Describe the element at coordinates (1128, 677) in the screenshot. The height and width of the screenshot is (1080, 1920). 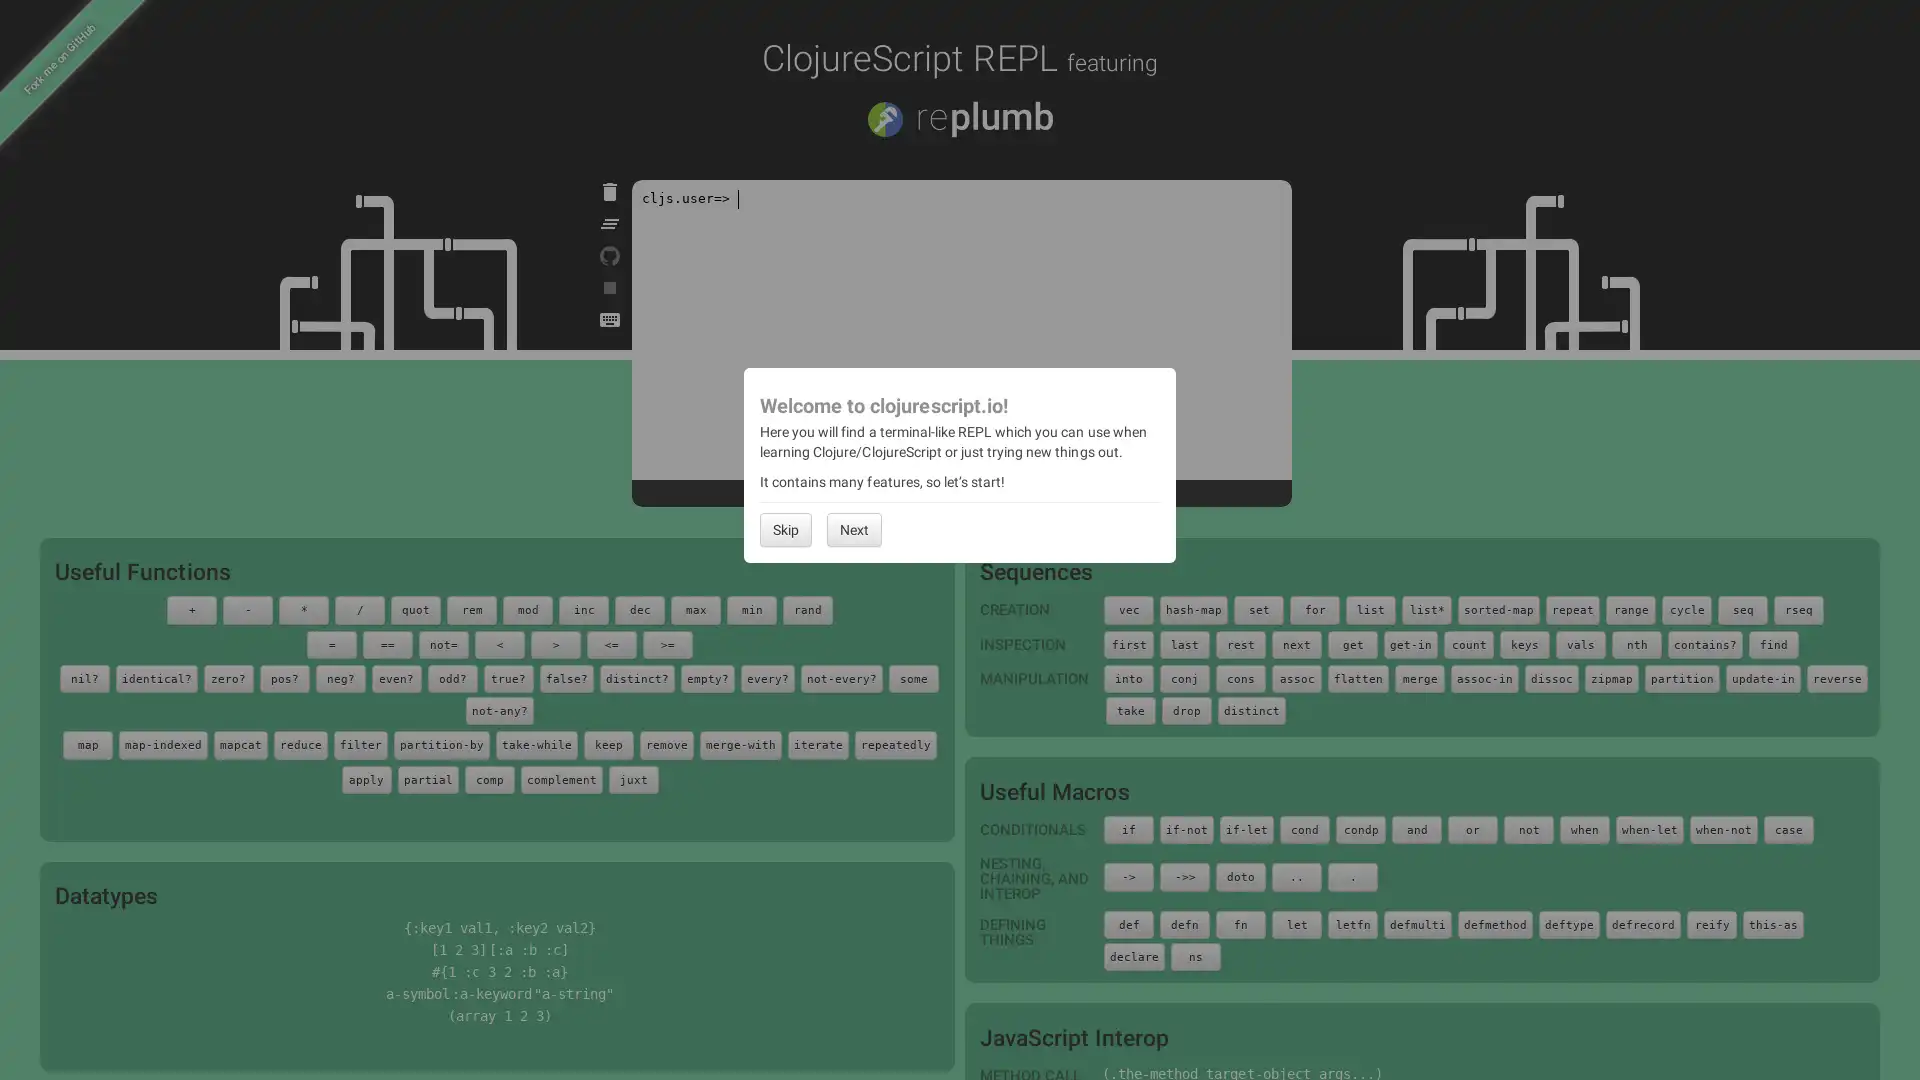
I see `into` at that location.